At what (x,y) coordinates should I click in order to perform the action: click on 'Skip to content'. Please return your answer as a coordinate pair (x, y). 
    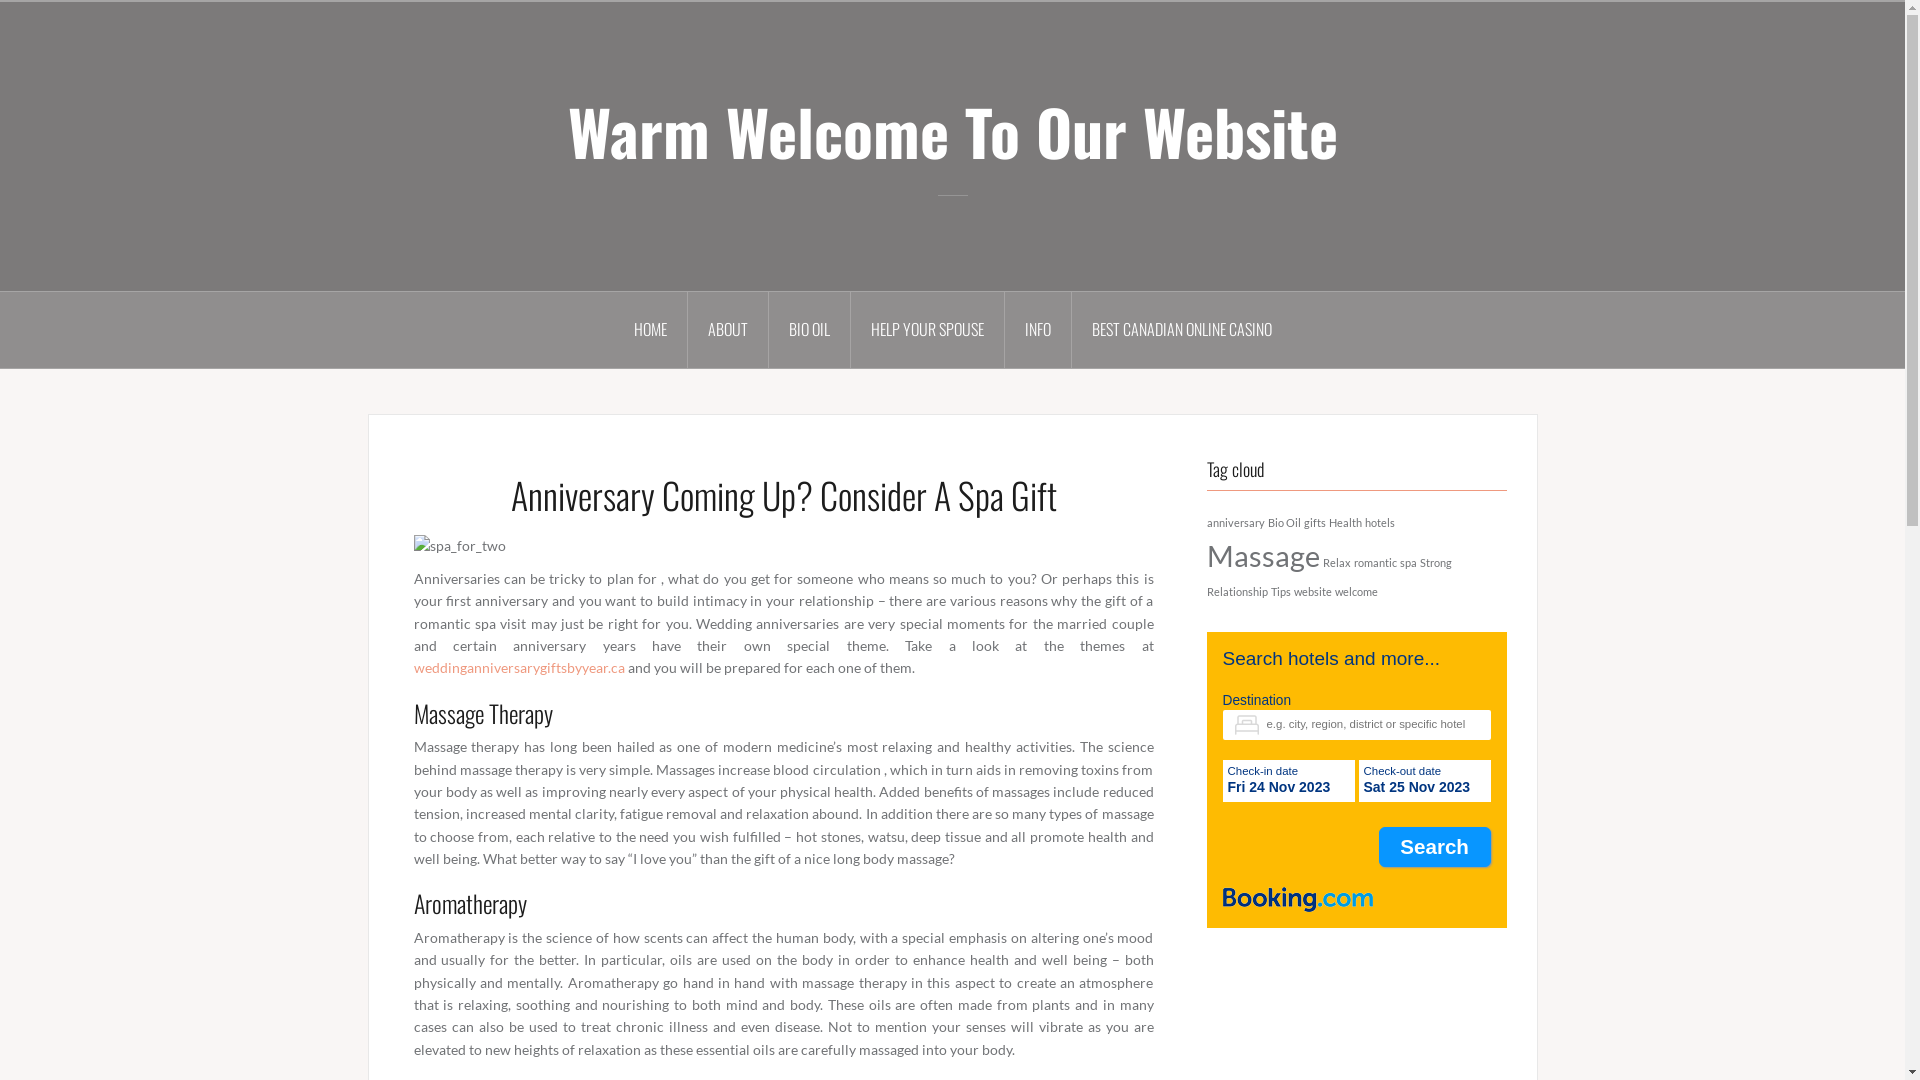
    Looking at the image, I should click on (0, 0).